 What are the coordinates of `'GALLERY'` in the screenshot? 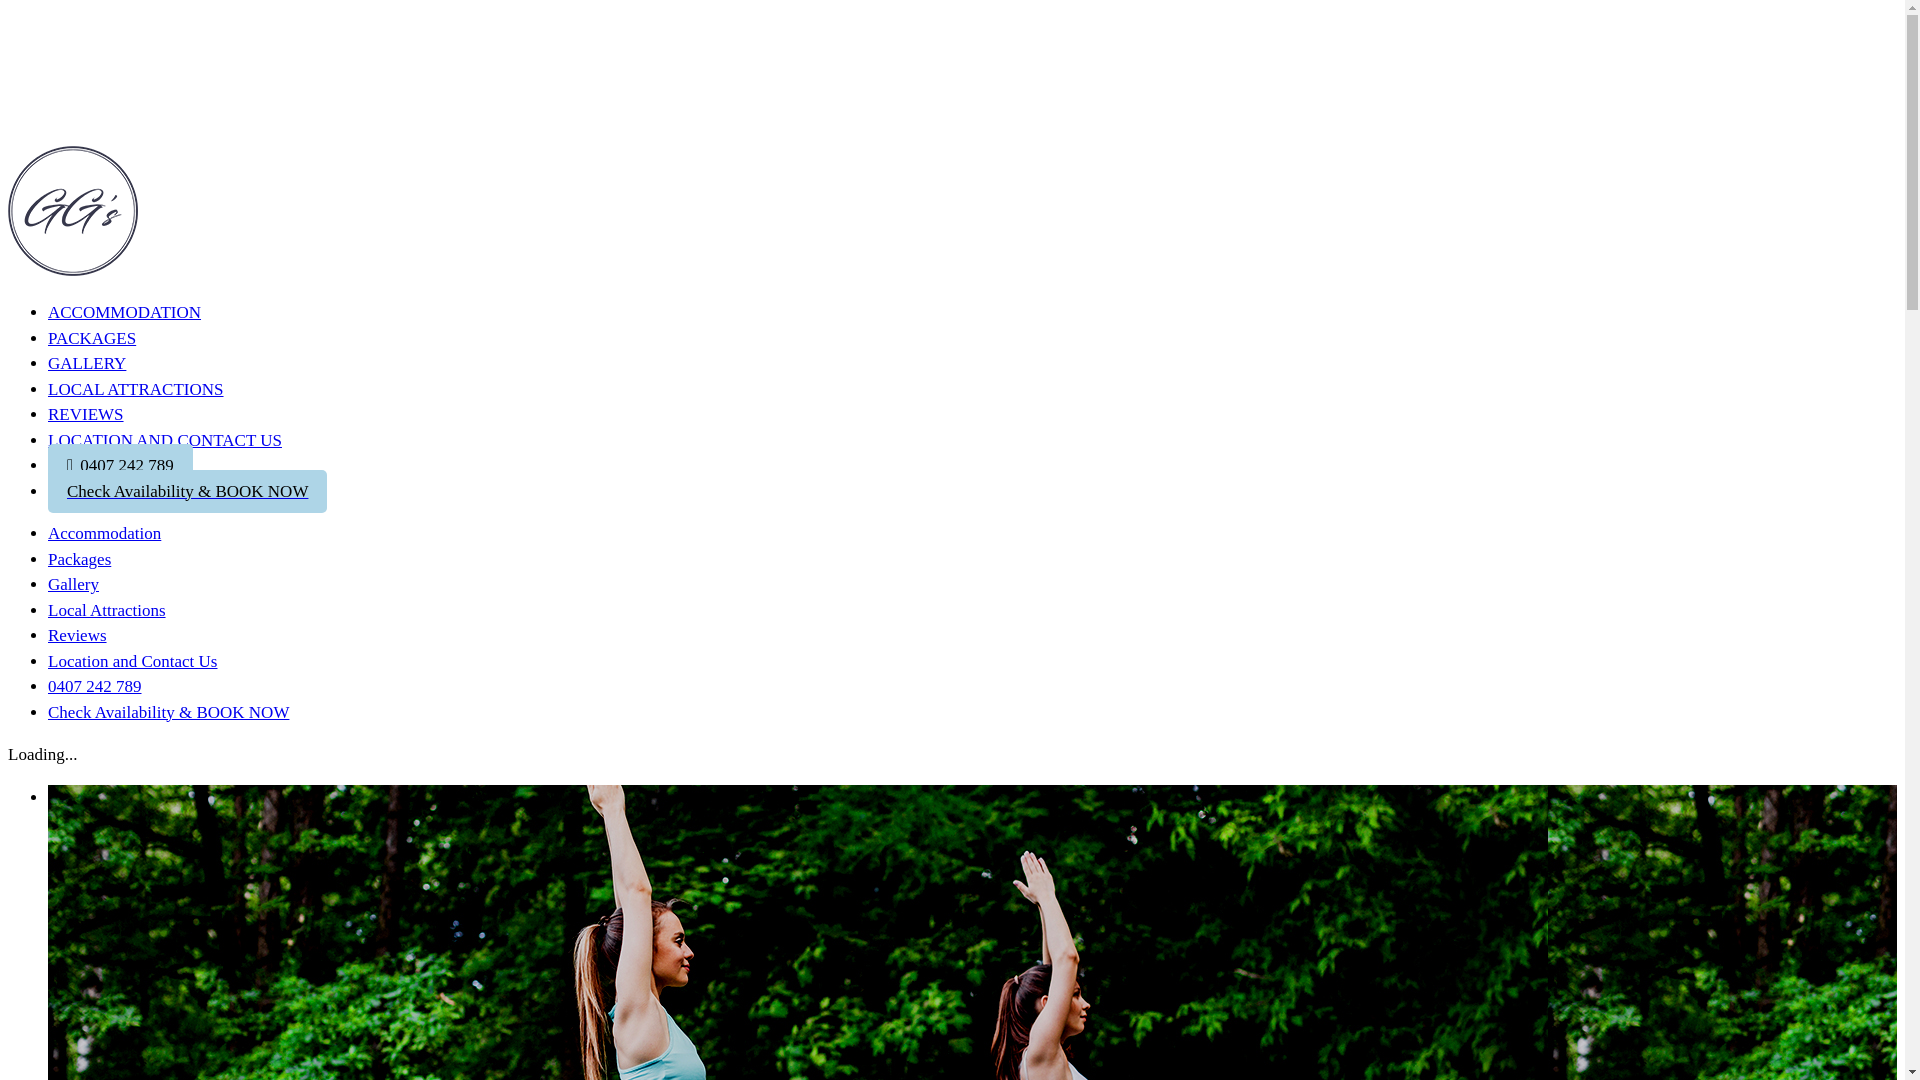 It's located at (85, 363).